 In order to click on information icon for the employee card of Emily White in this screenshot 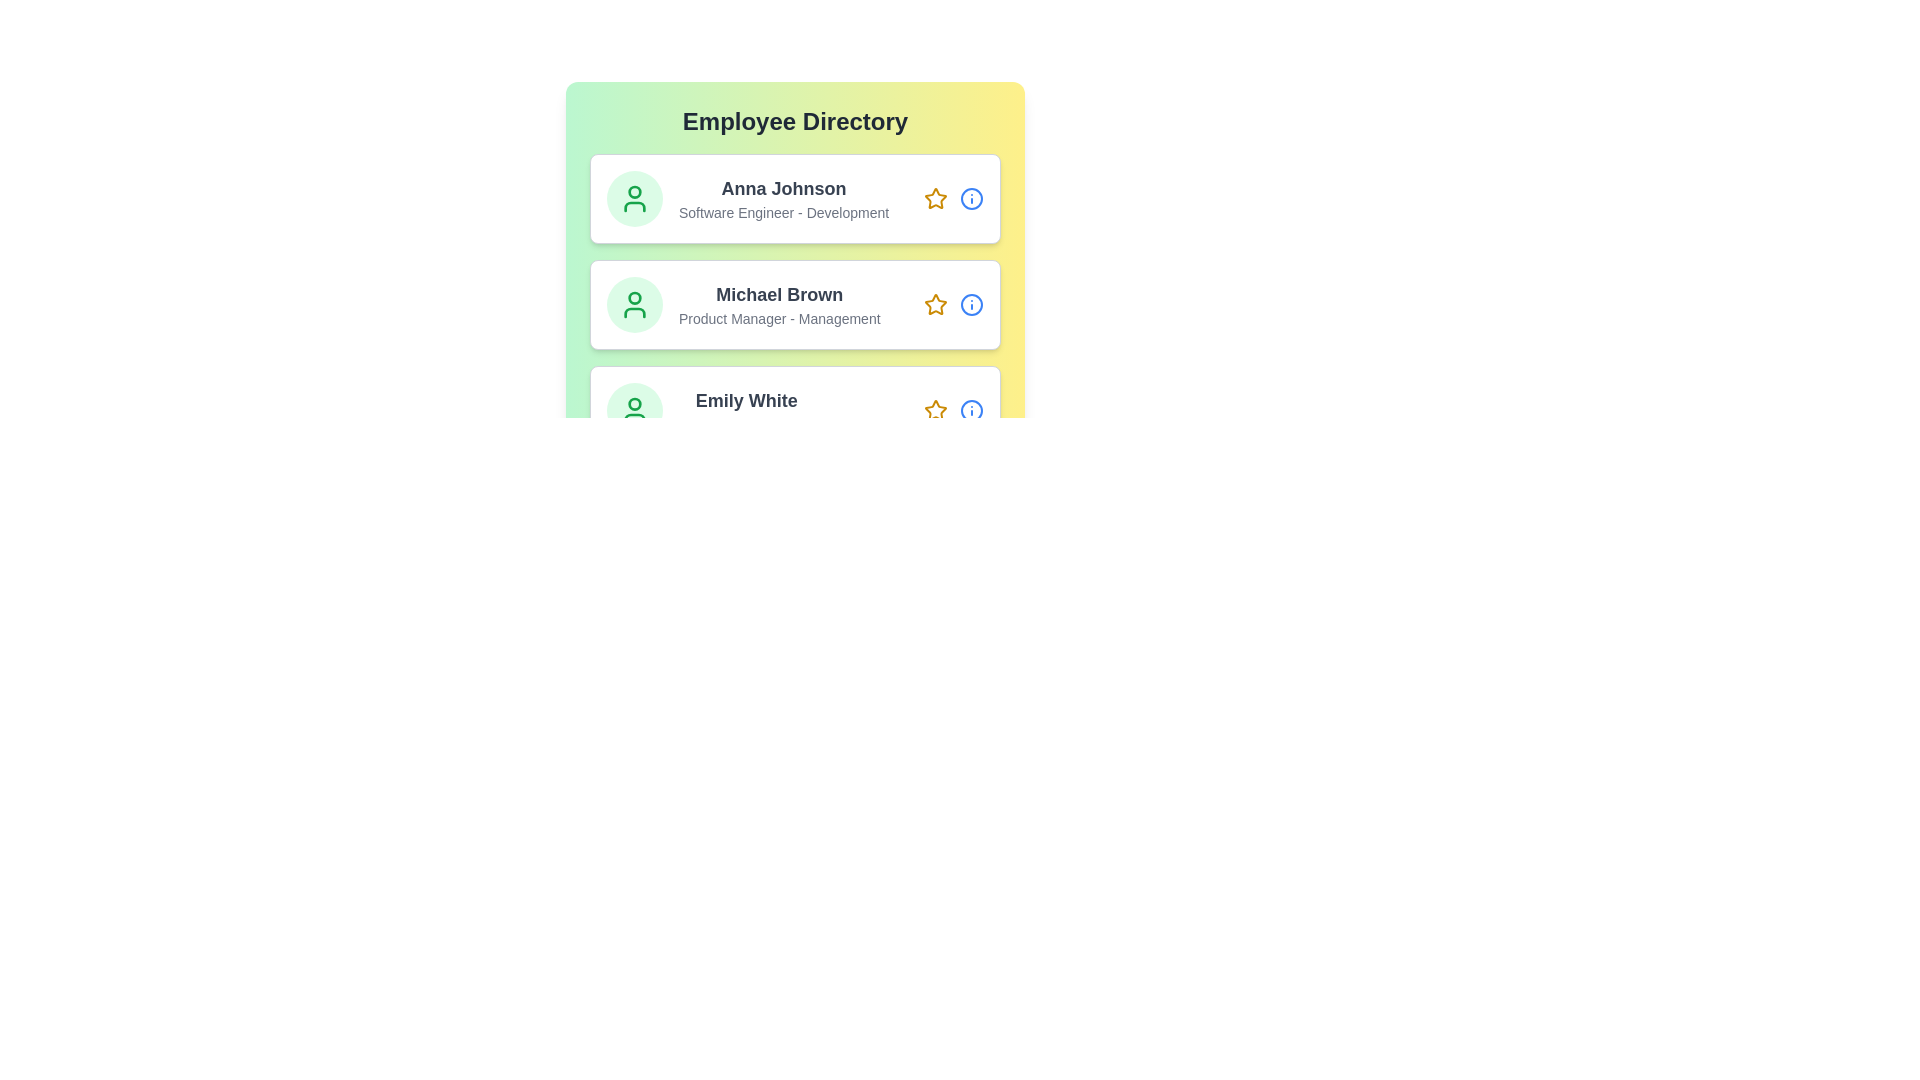, I will do `click(971, 410)`.